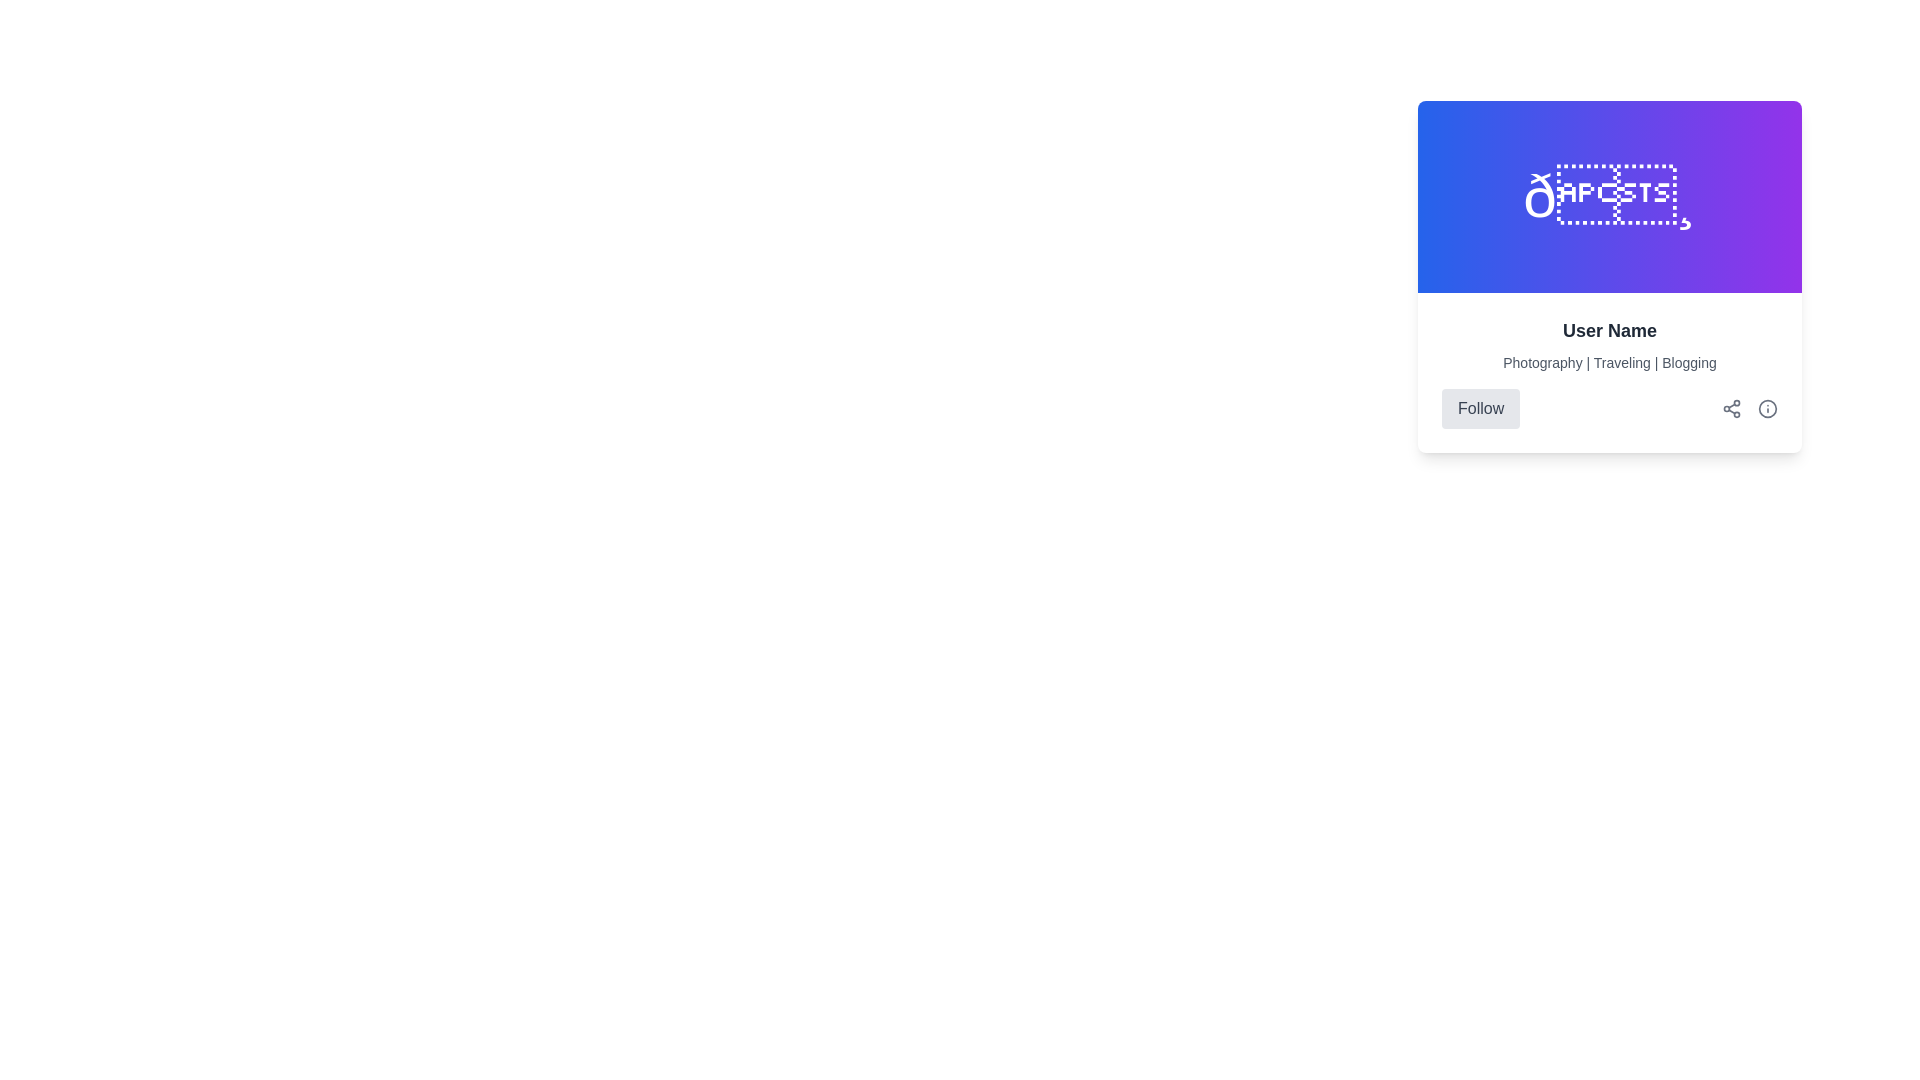  Describe the element at coordinates (1609, 196) in the screenshot. I see `the image or graphic banner at the top section of the card layout that represents the profile or thematic content` at that location.